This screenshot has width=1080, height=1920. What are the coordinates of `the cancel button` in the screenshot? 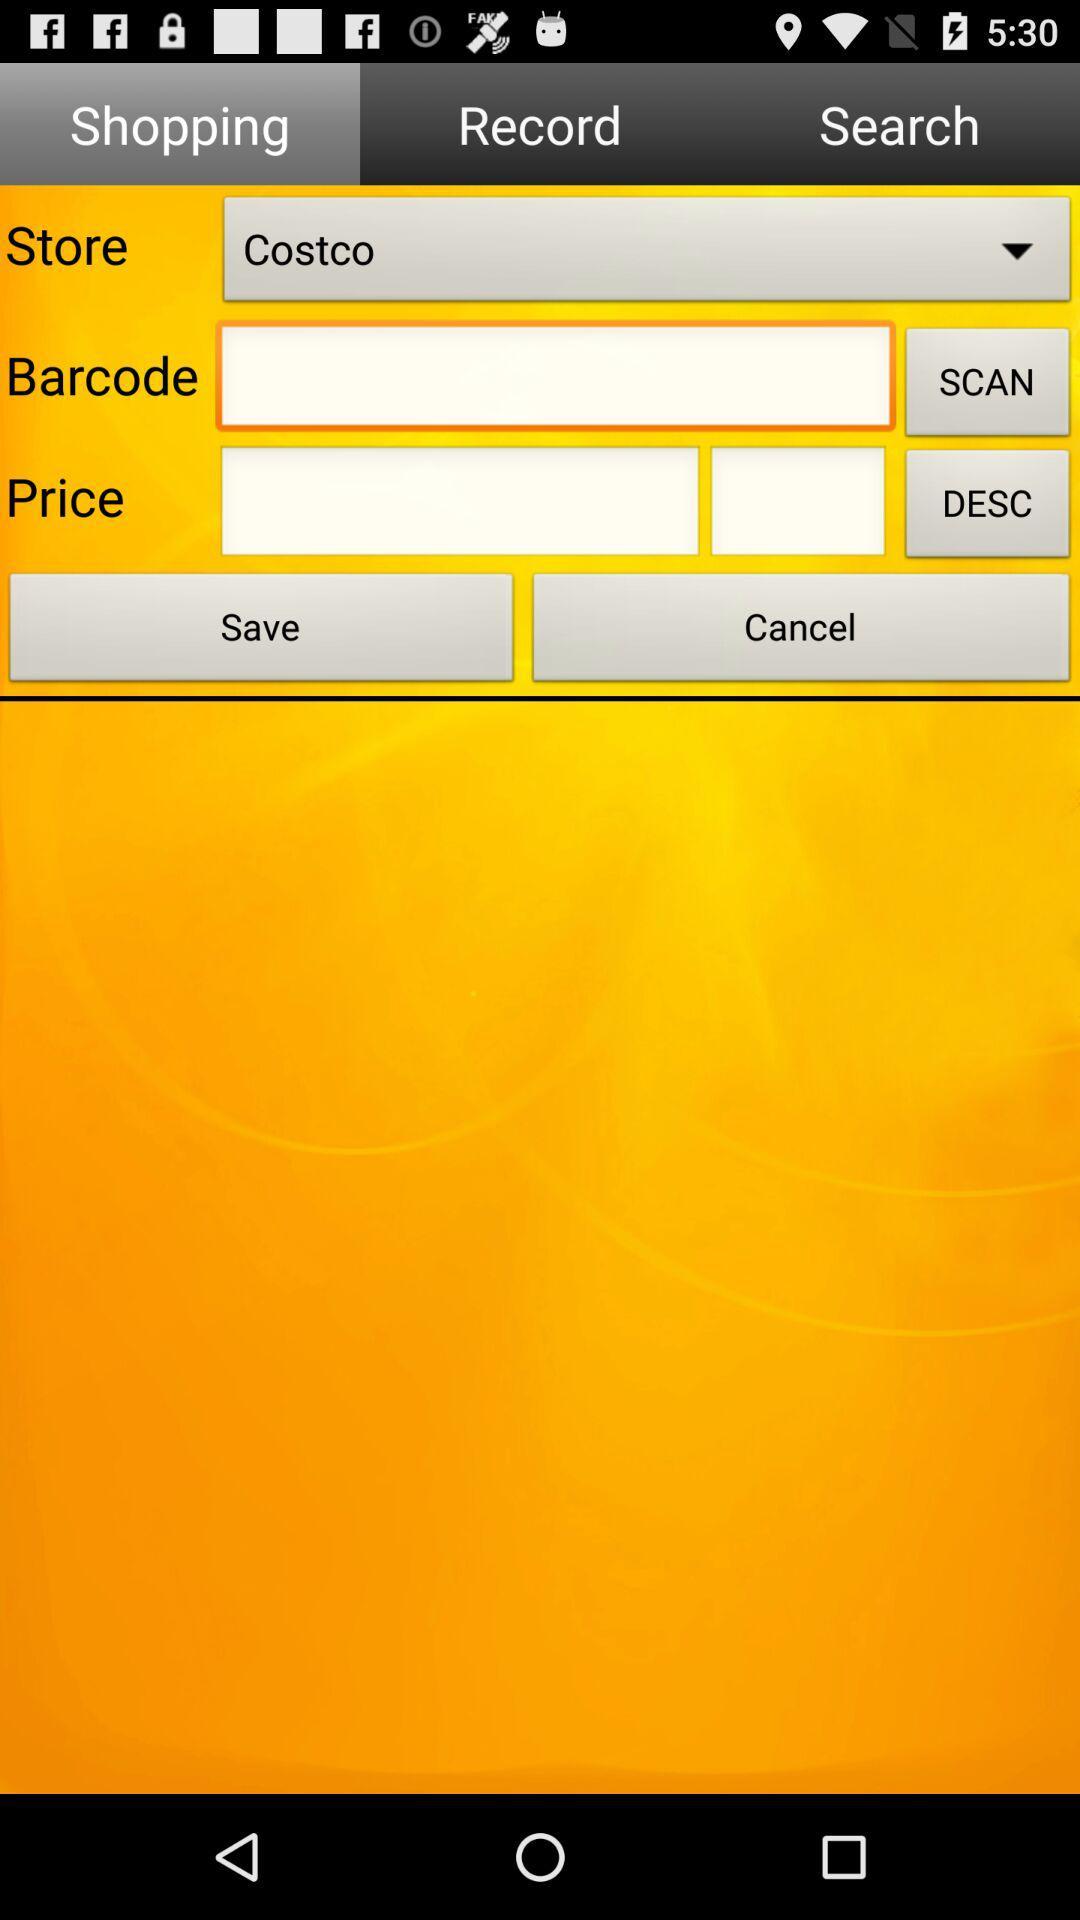 It's located at (801, 632).